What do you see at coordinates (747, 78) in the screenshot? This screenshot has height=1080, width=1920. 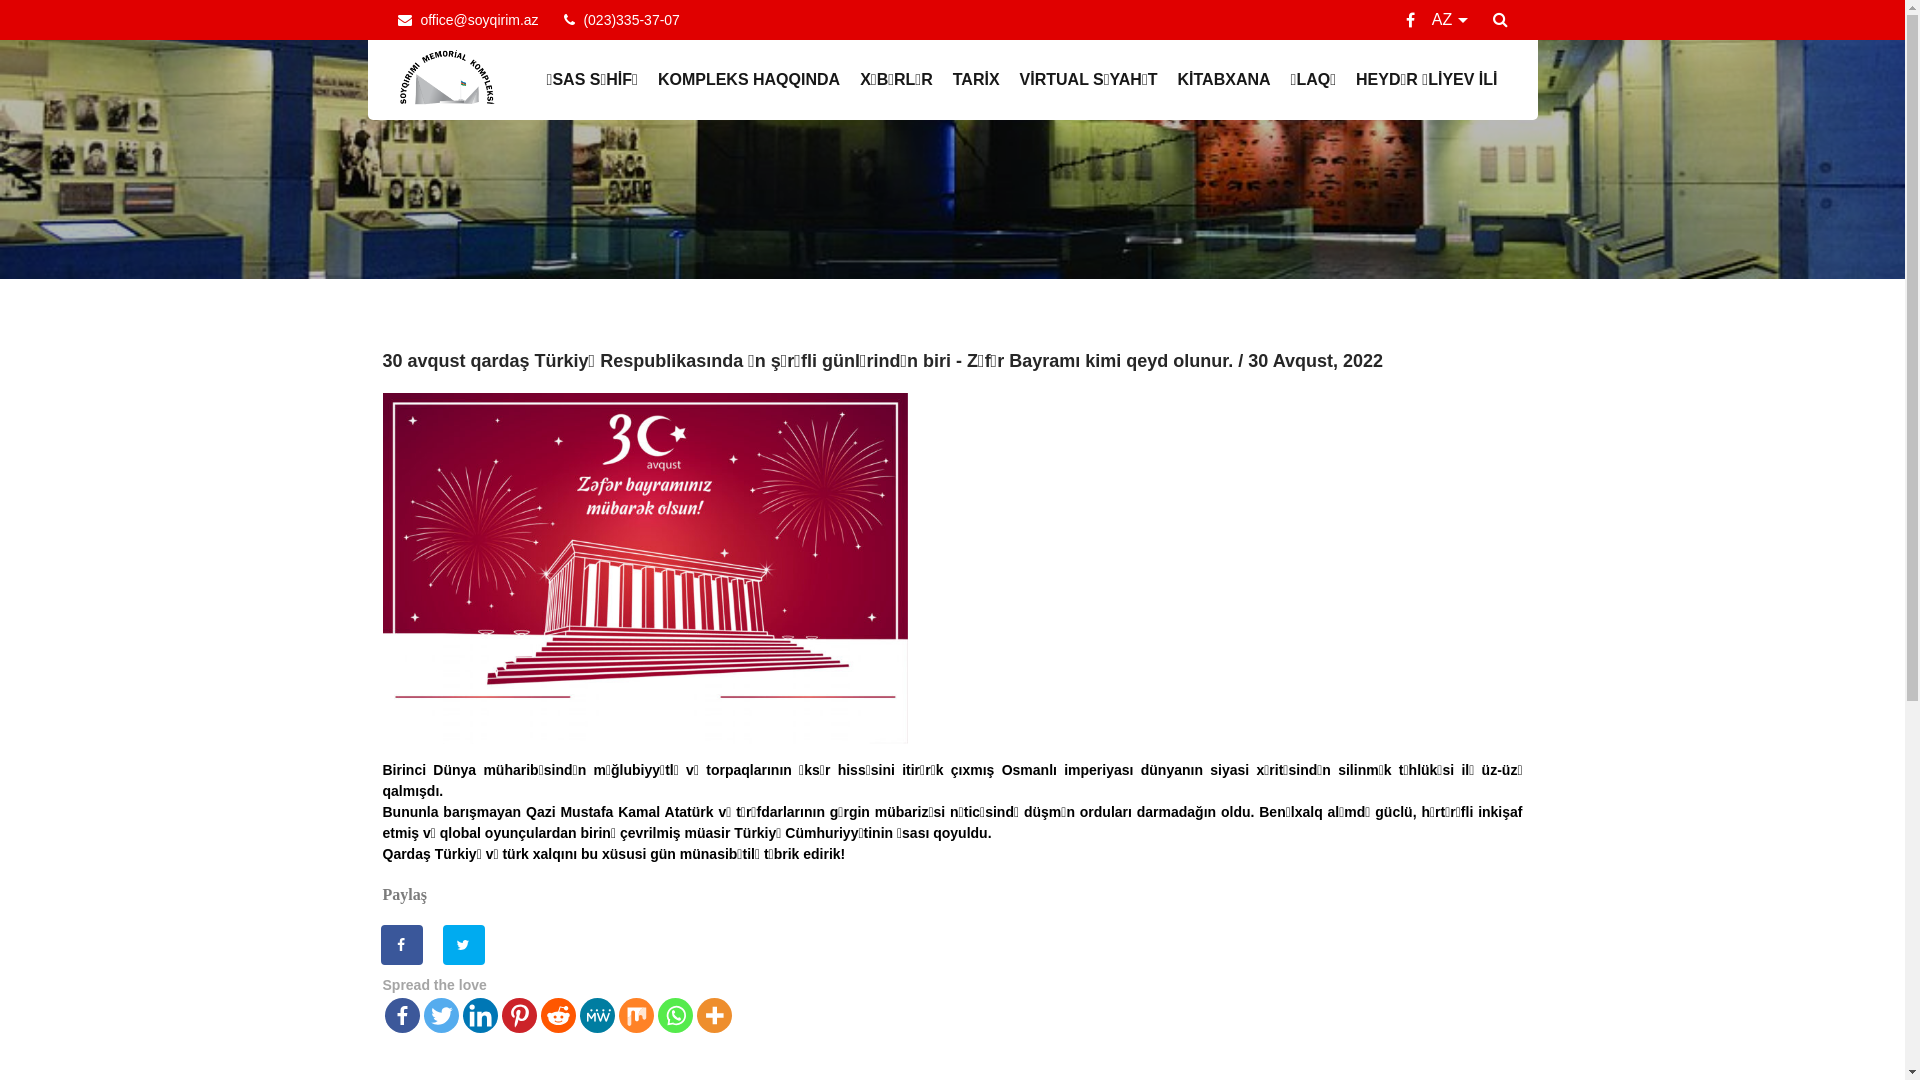 I see `'KOMPLEKS HAQQINDA'` at bounding box center [747, 78].